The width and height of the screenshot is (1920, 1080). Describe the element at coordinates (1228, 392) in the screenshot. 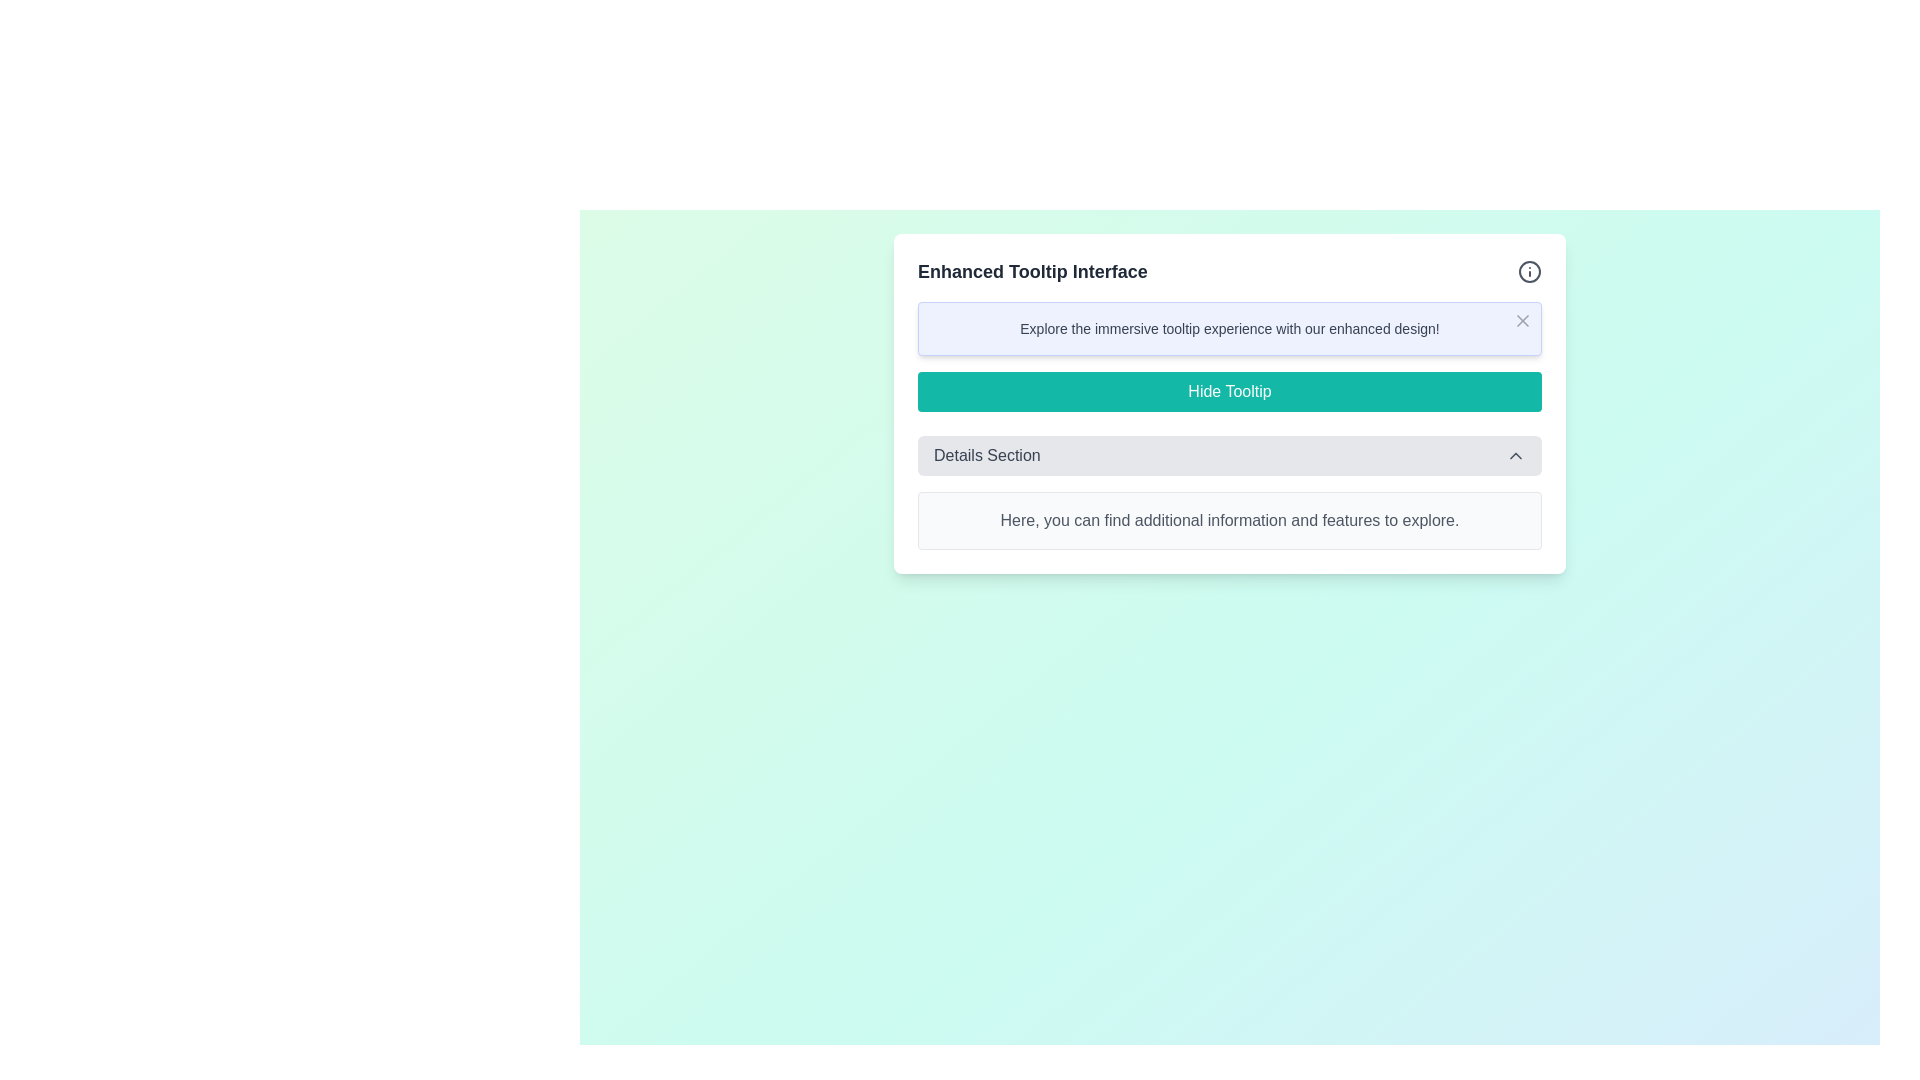

I see `the button with a teal background and white text reading 'Hide Tooltip'` at that location.